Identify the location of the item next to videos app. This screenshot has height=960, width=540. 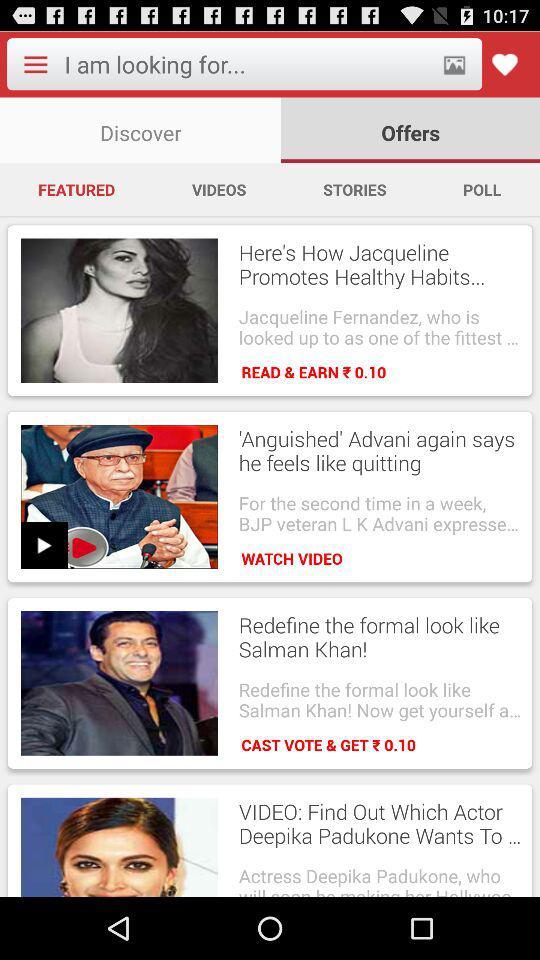
(75, 189).